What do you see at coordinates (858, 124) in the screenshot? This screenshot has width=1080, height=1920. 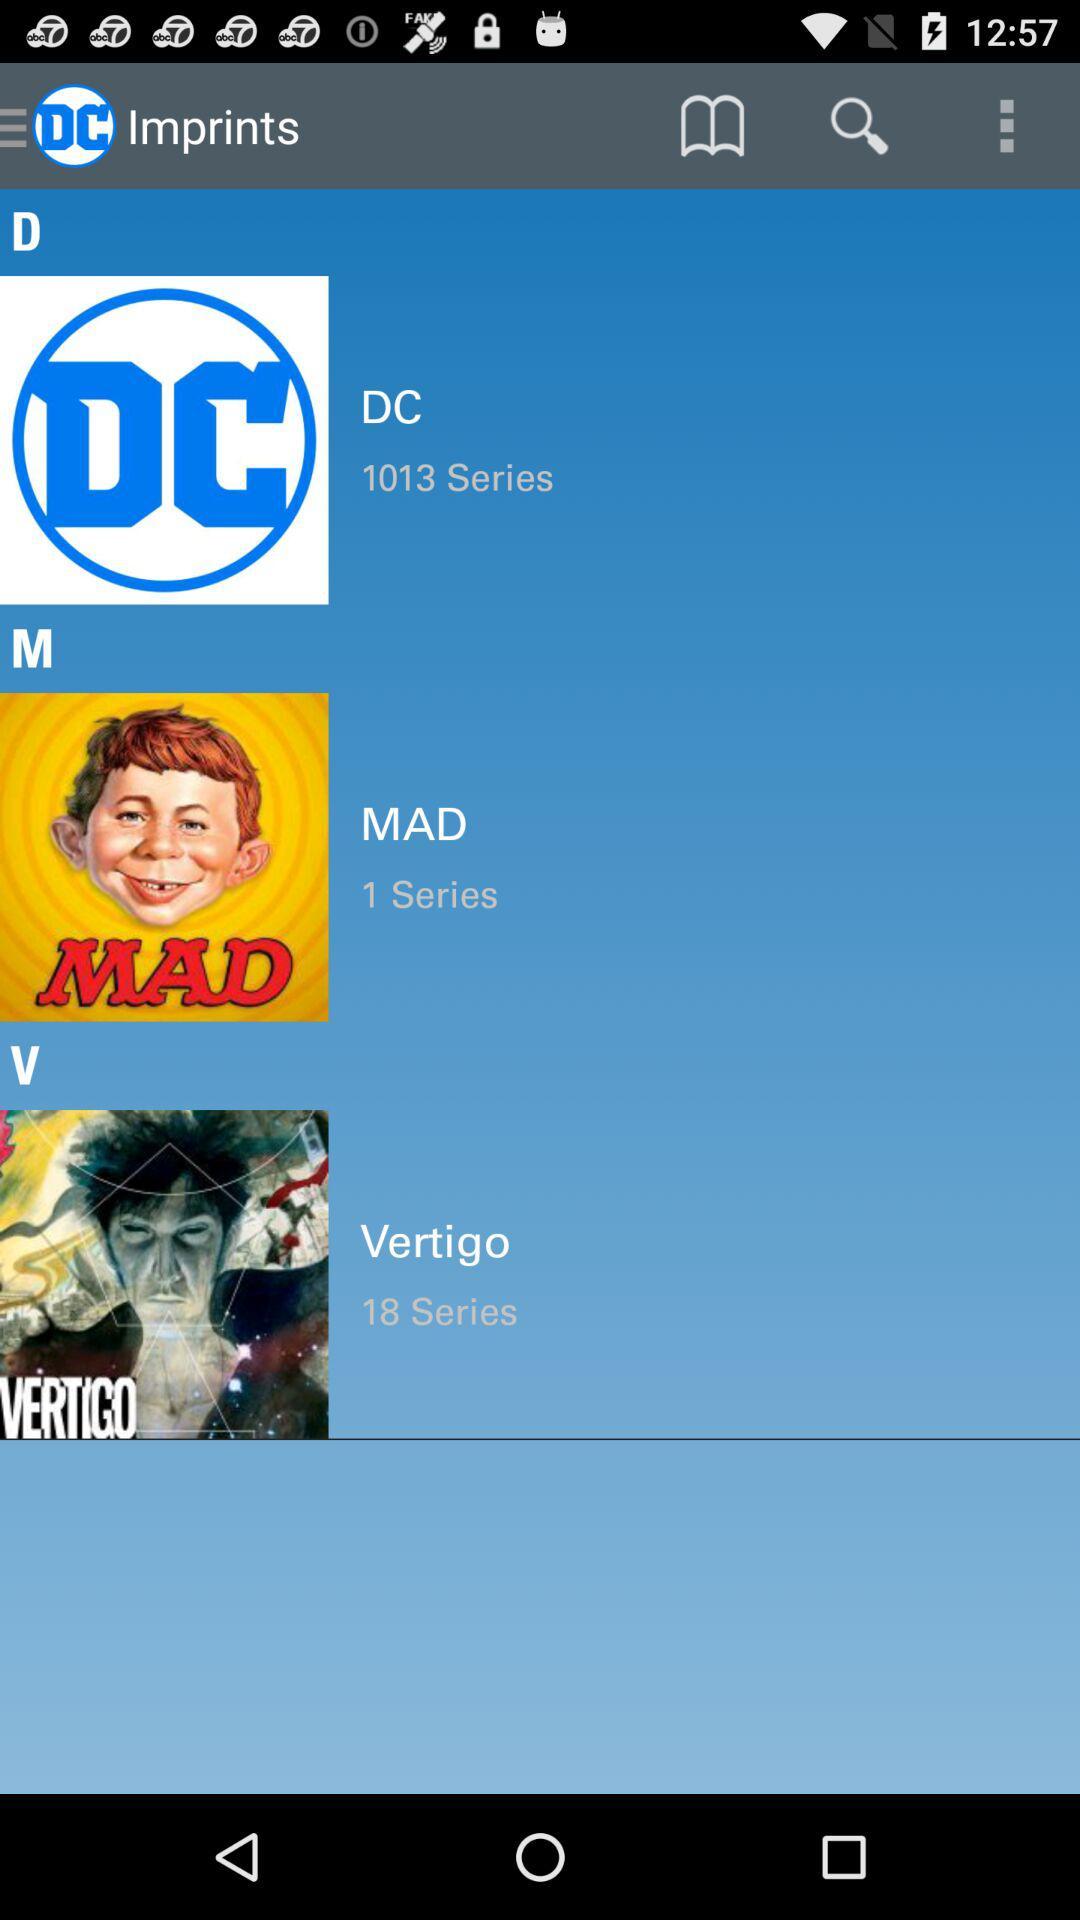 I see `the item above the d icon` at bounding box center [858, 124].